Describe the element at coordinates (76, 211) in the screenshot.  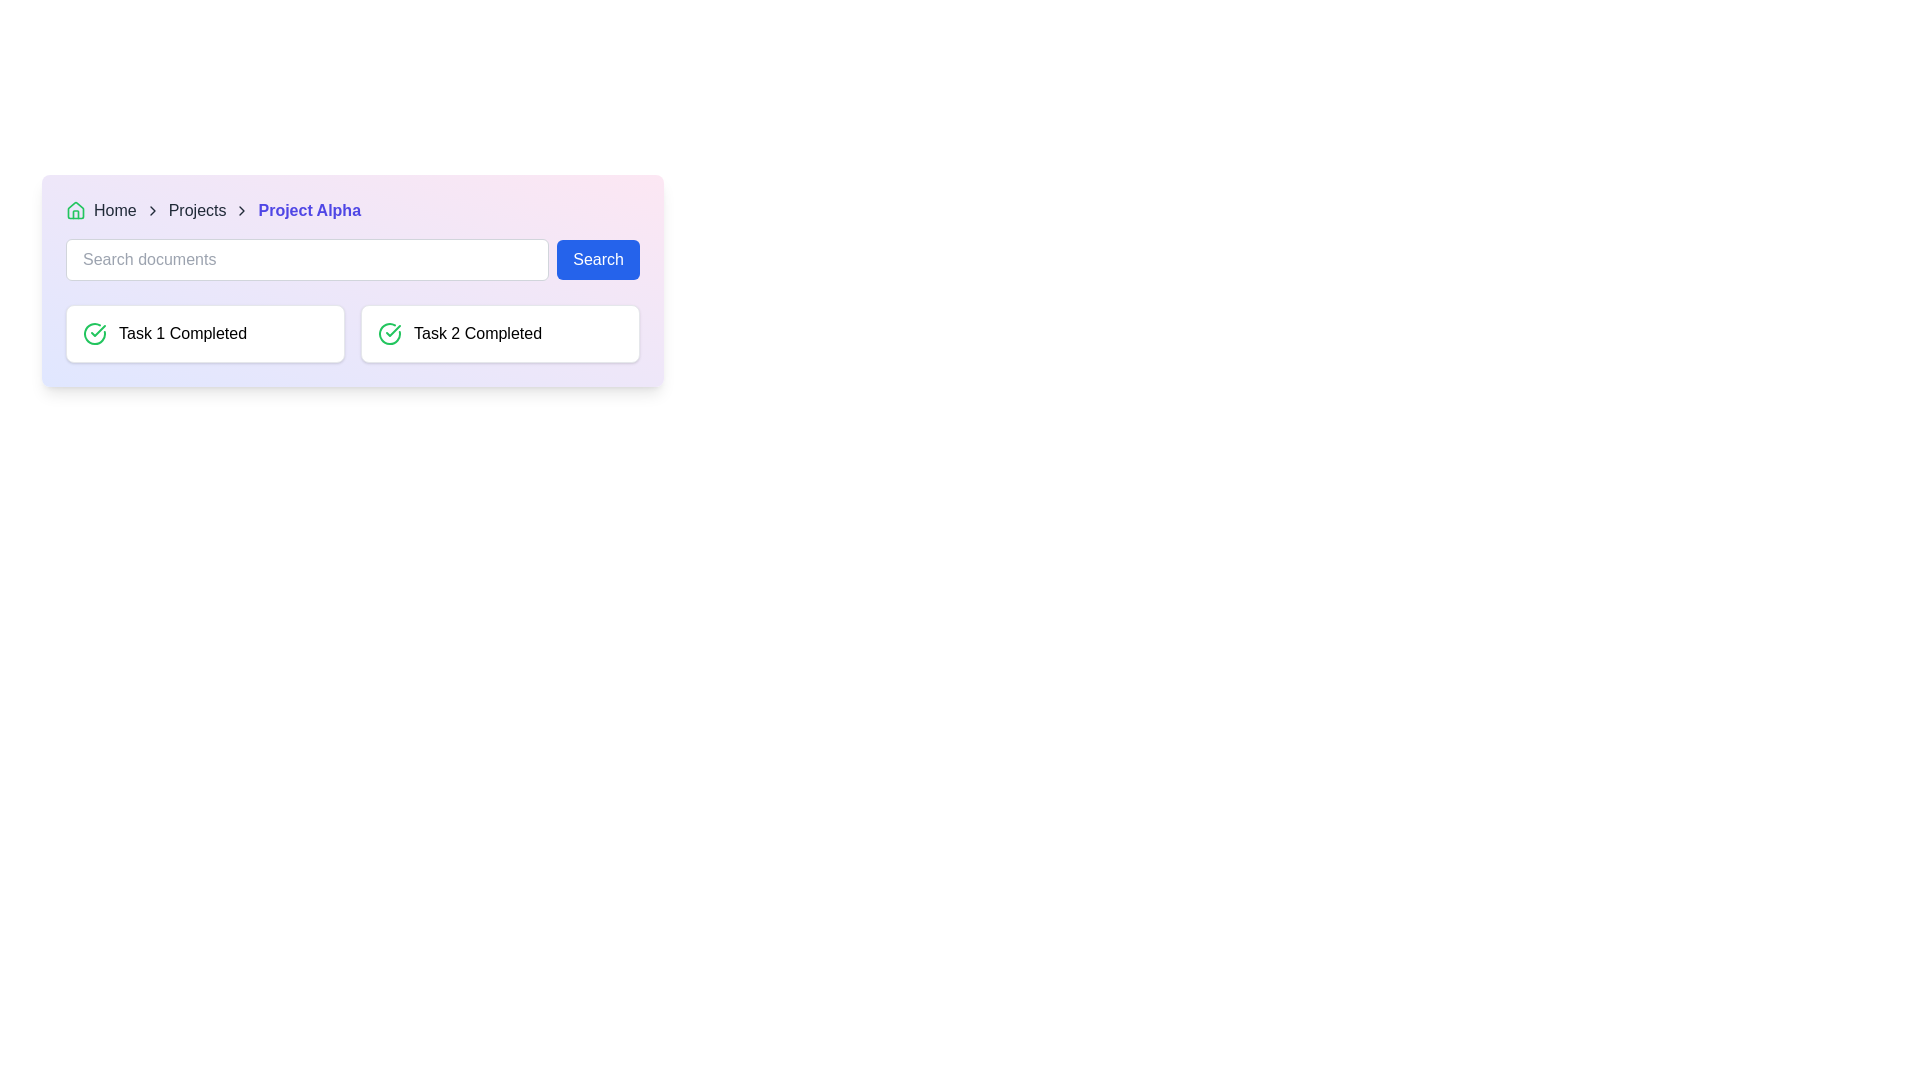
I see `the 'Home' icon in the navigation bar, which is positioned to the leftmost side and precedes the text 'Home'` at that location.